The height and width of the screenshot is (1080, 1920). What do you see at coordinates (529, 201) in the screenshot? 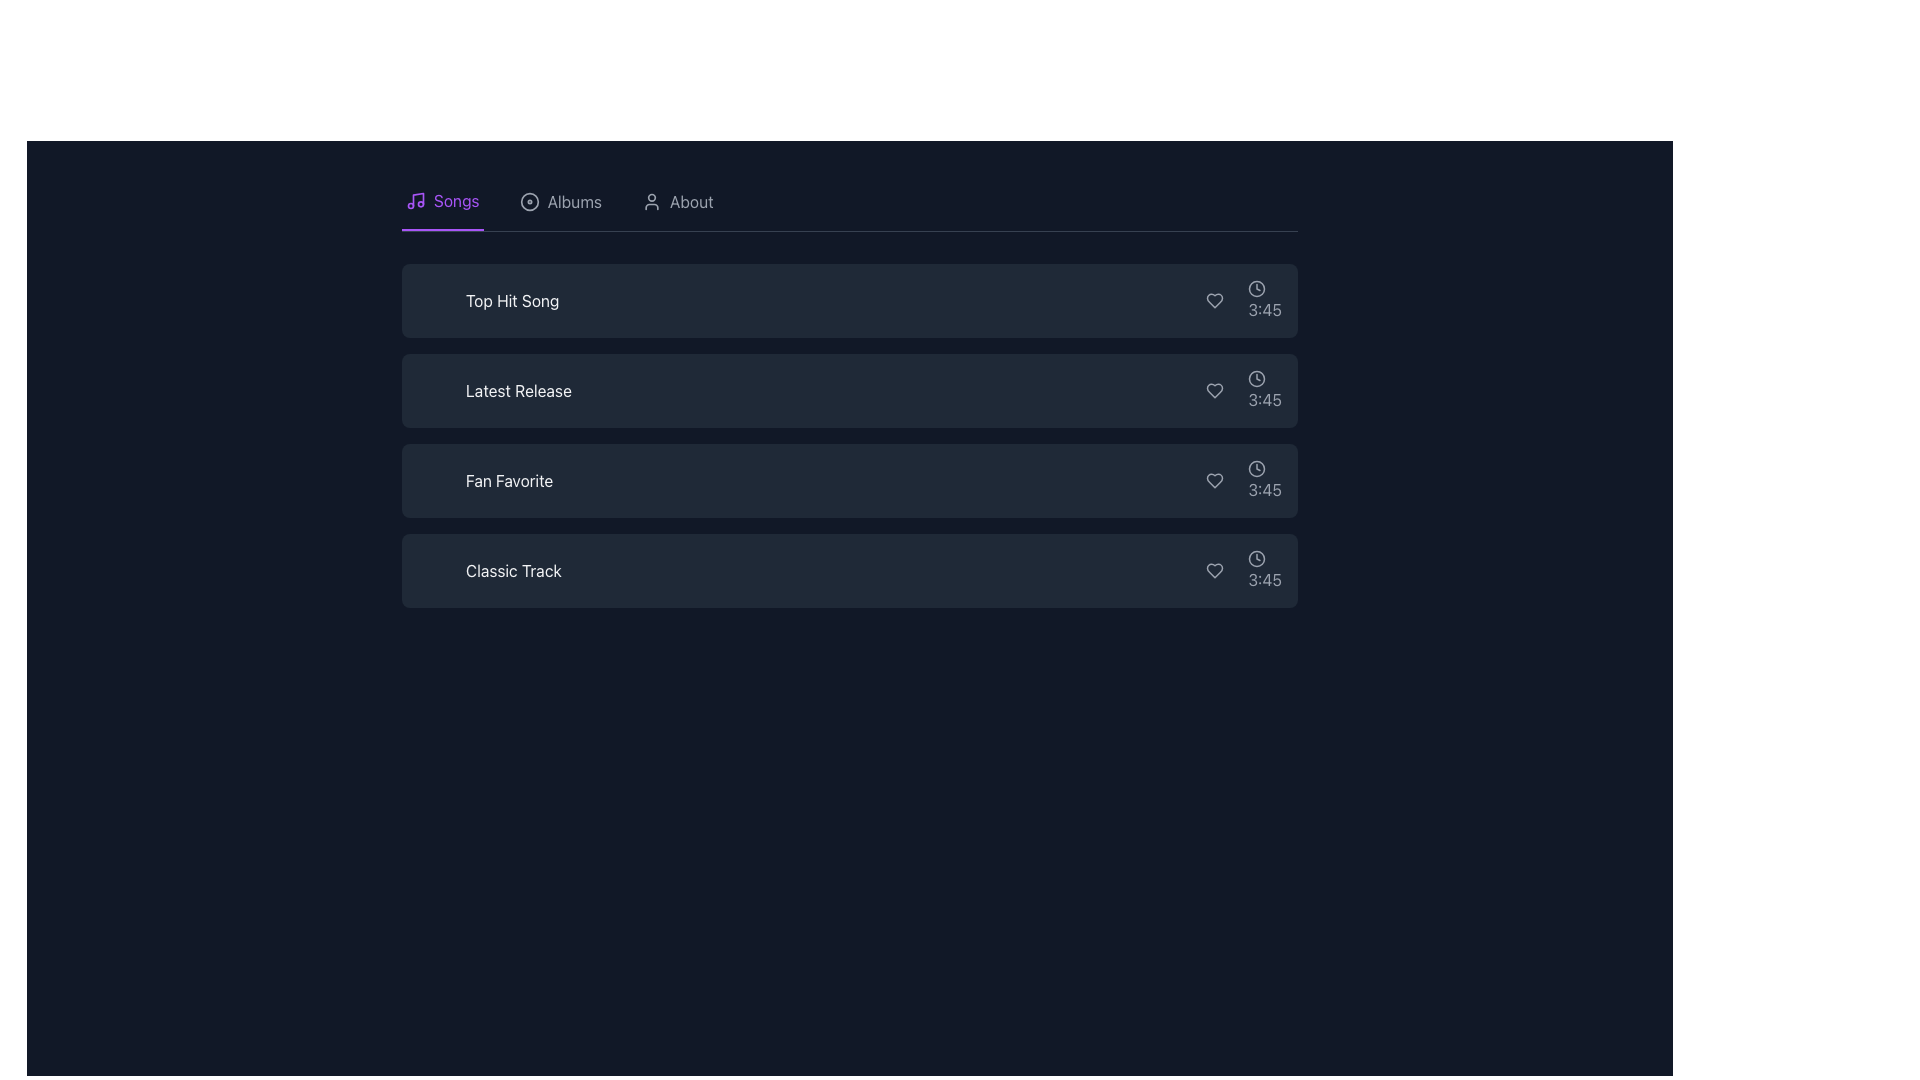
I see `the outer circular graphical component of the icon located beside the 'Albums' label in the navigation bar` at bounding box center [529, 201].